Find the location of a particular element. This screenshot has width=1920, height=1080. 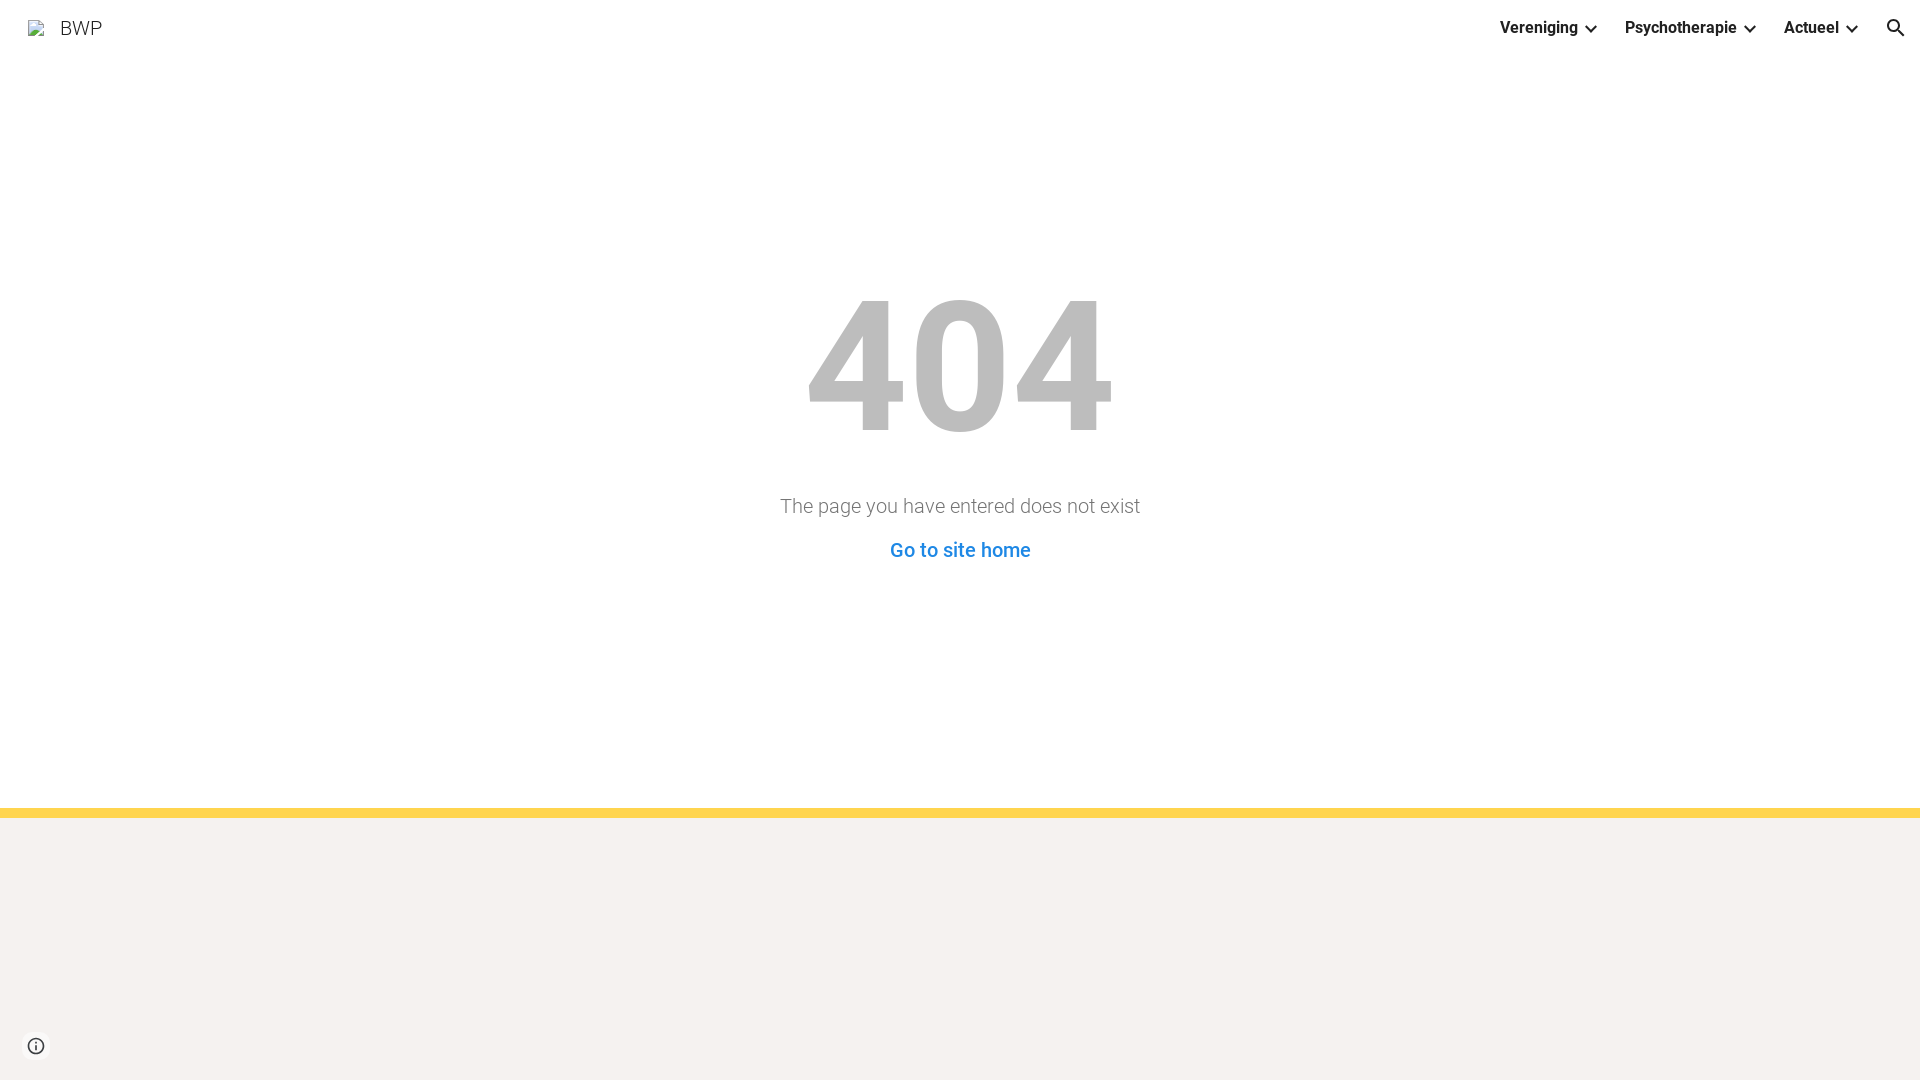

'Expand/Collapse' is located at coordinates (1579, 27).